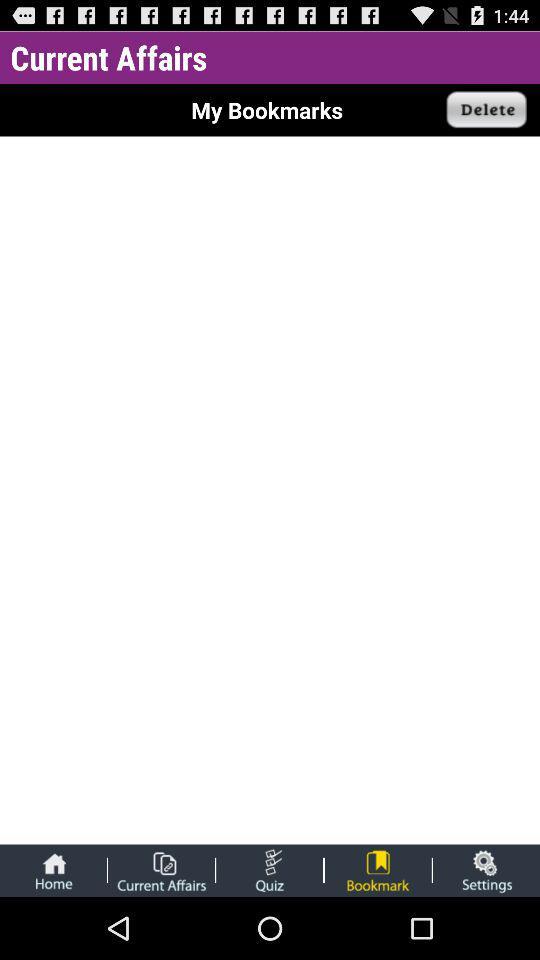 This screenshot has width=540, height=960. What do you see at coordinates (53, 869) in the screenshot?
I see `the home bar` at bounding box center [53, 869].